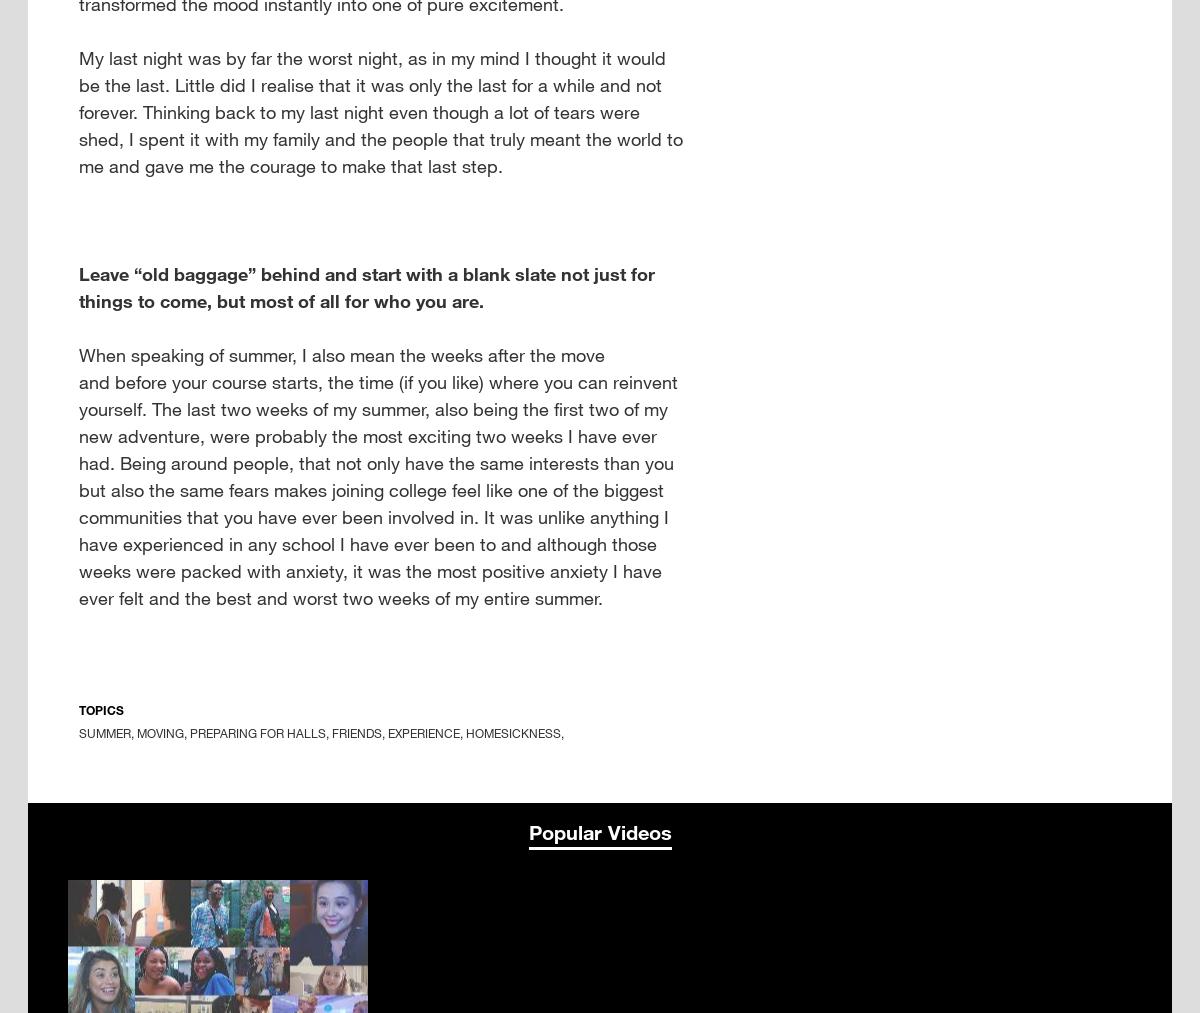 This screenshot has width=1200, height=1013. What do you see at coordinates (512, 733) in the screenshot?
I see `'homesickness'` at bounding box center [512, 733].